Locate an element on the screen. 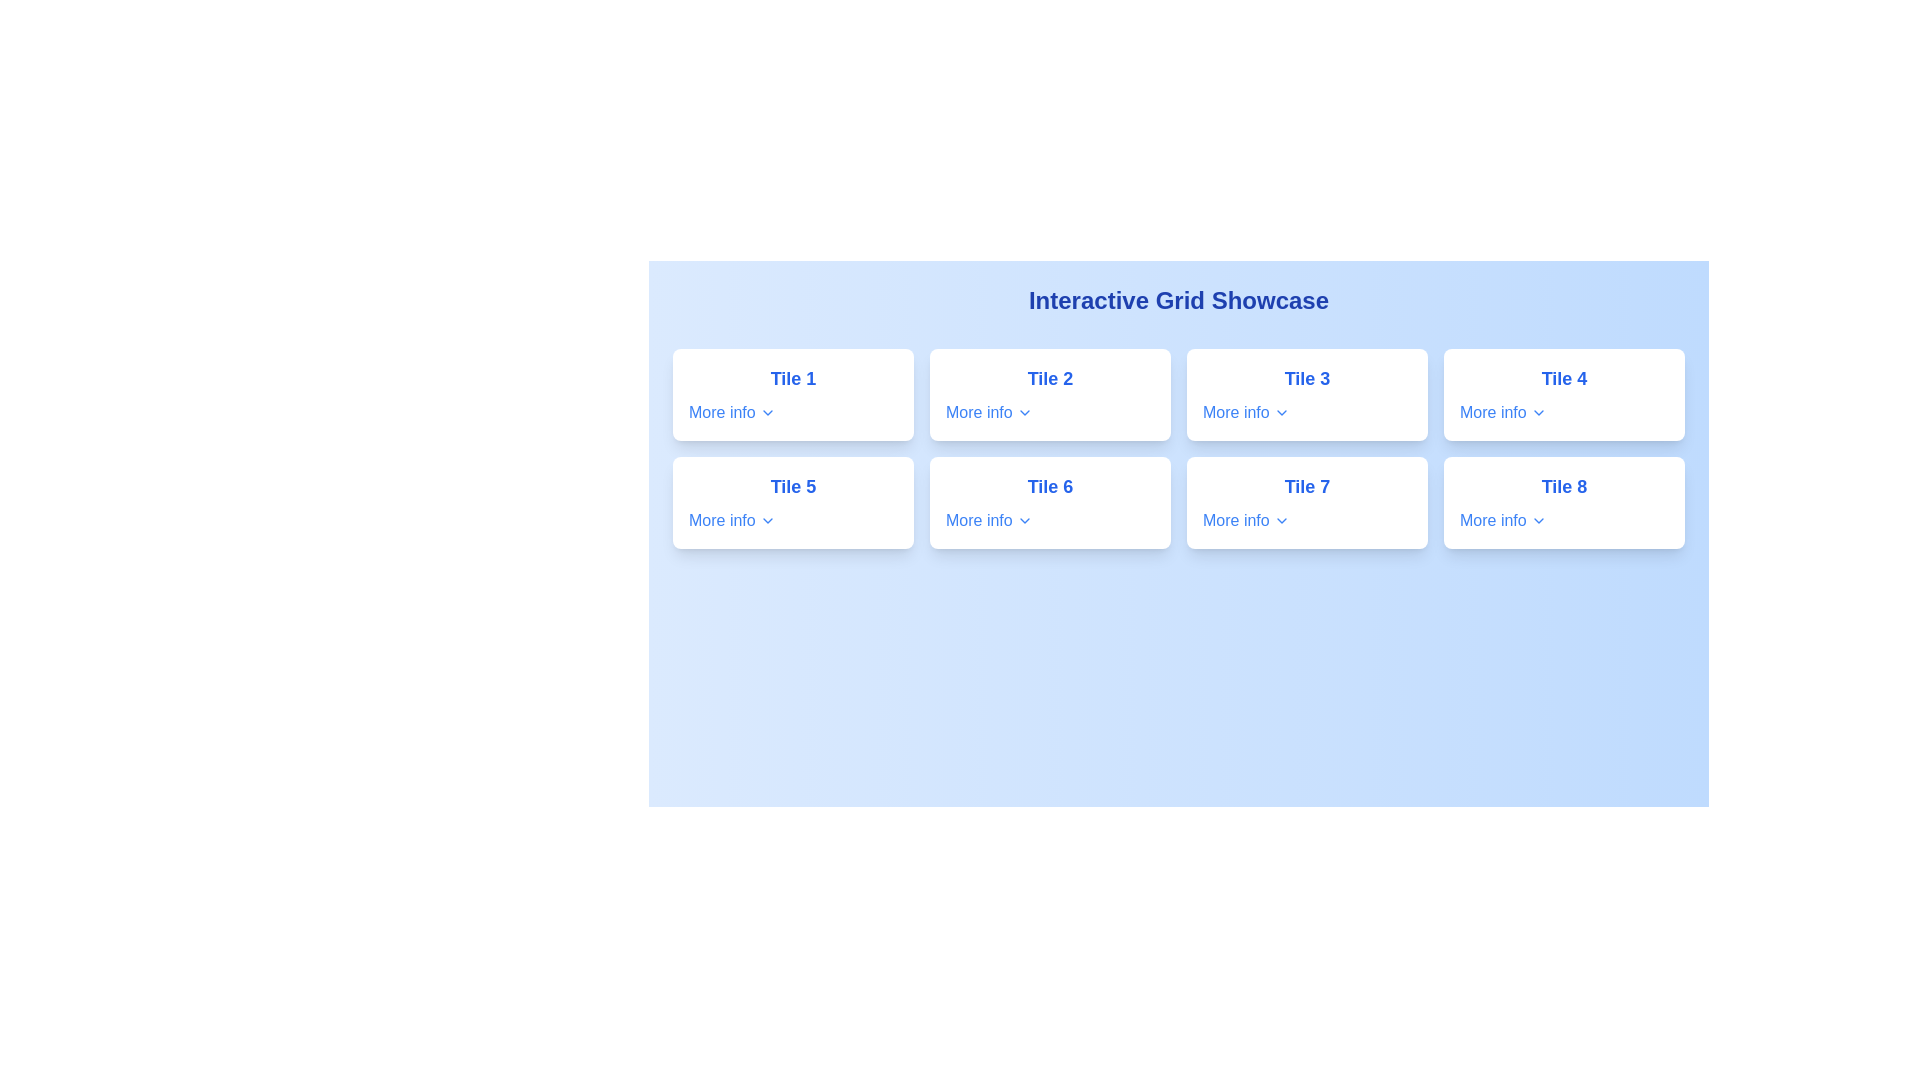  the interactive button located below the title 'Tile 8' in the bottom-right of the grid is located at coordinates (1503, 519).